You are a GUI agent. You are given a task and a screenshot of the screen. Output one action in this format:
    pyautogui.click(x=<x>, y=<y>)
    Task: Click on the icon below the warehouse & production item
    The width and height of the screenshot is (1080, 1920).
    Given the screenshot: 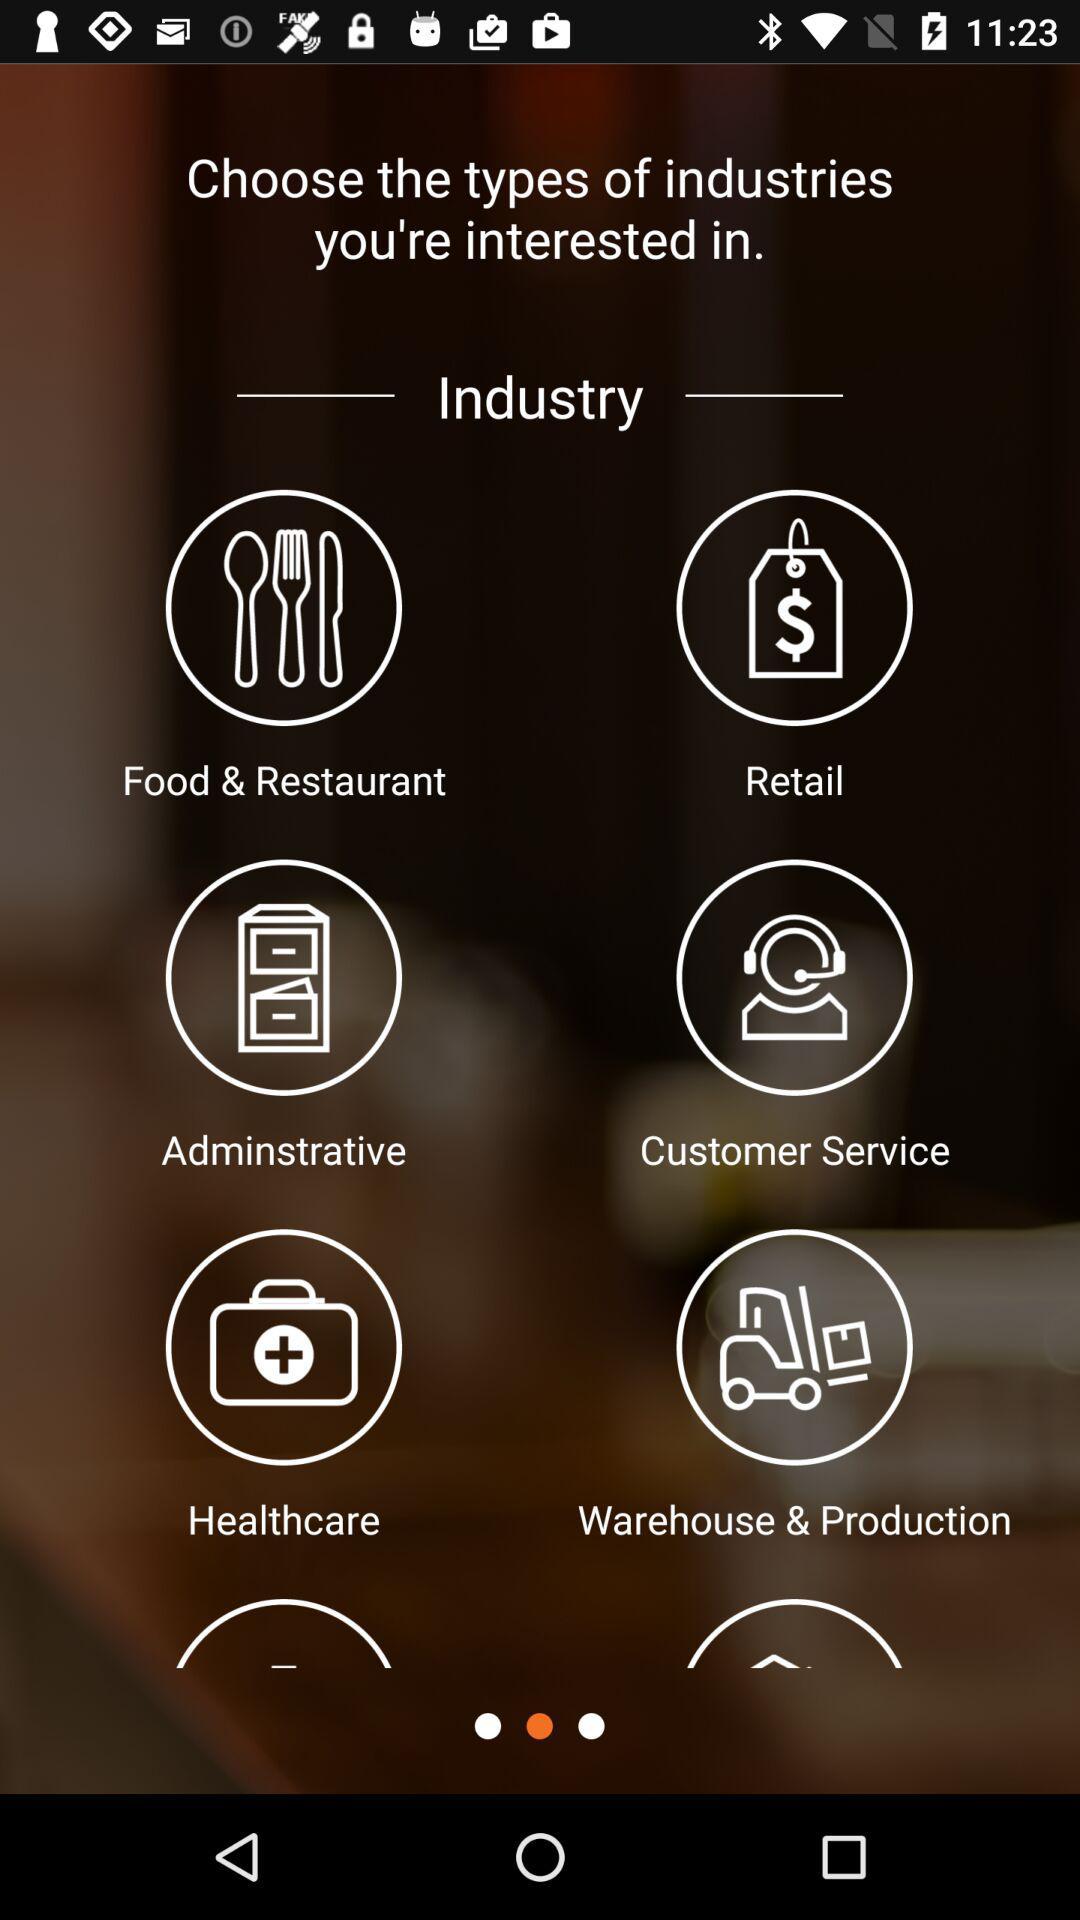 What is the action you would take?
    pyautogui.click(x=590, y=1725)
    